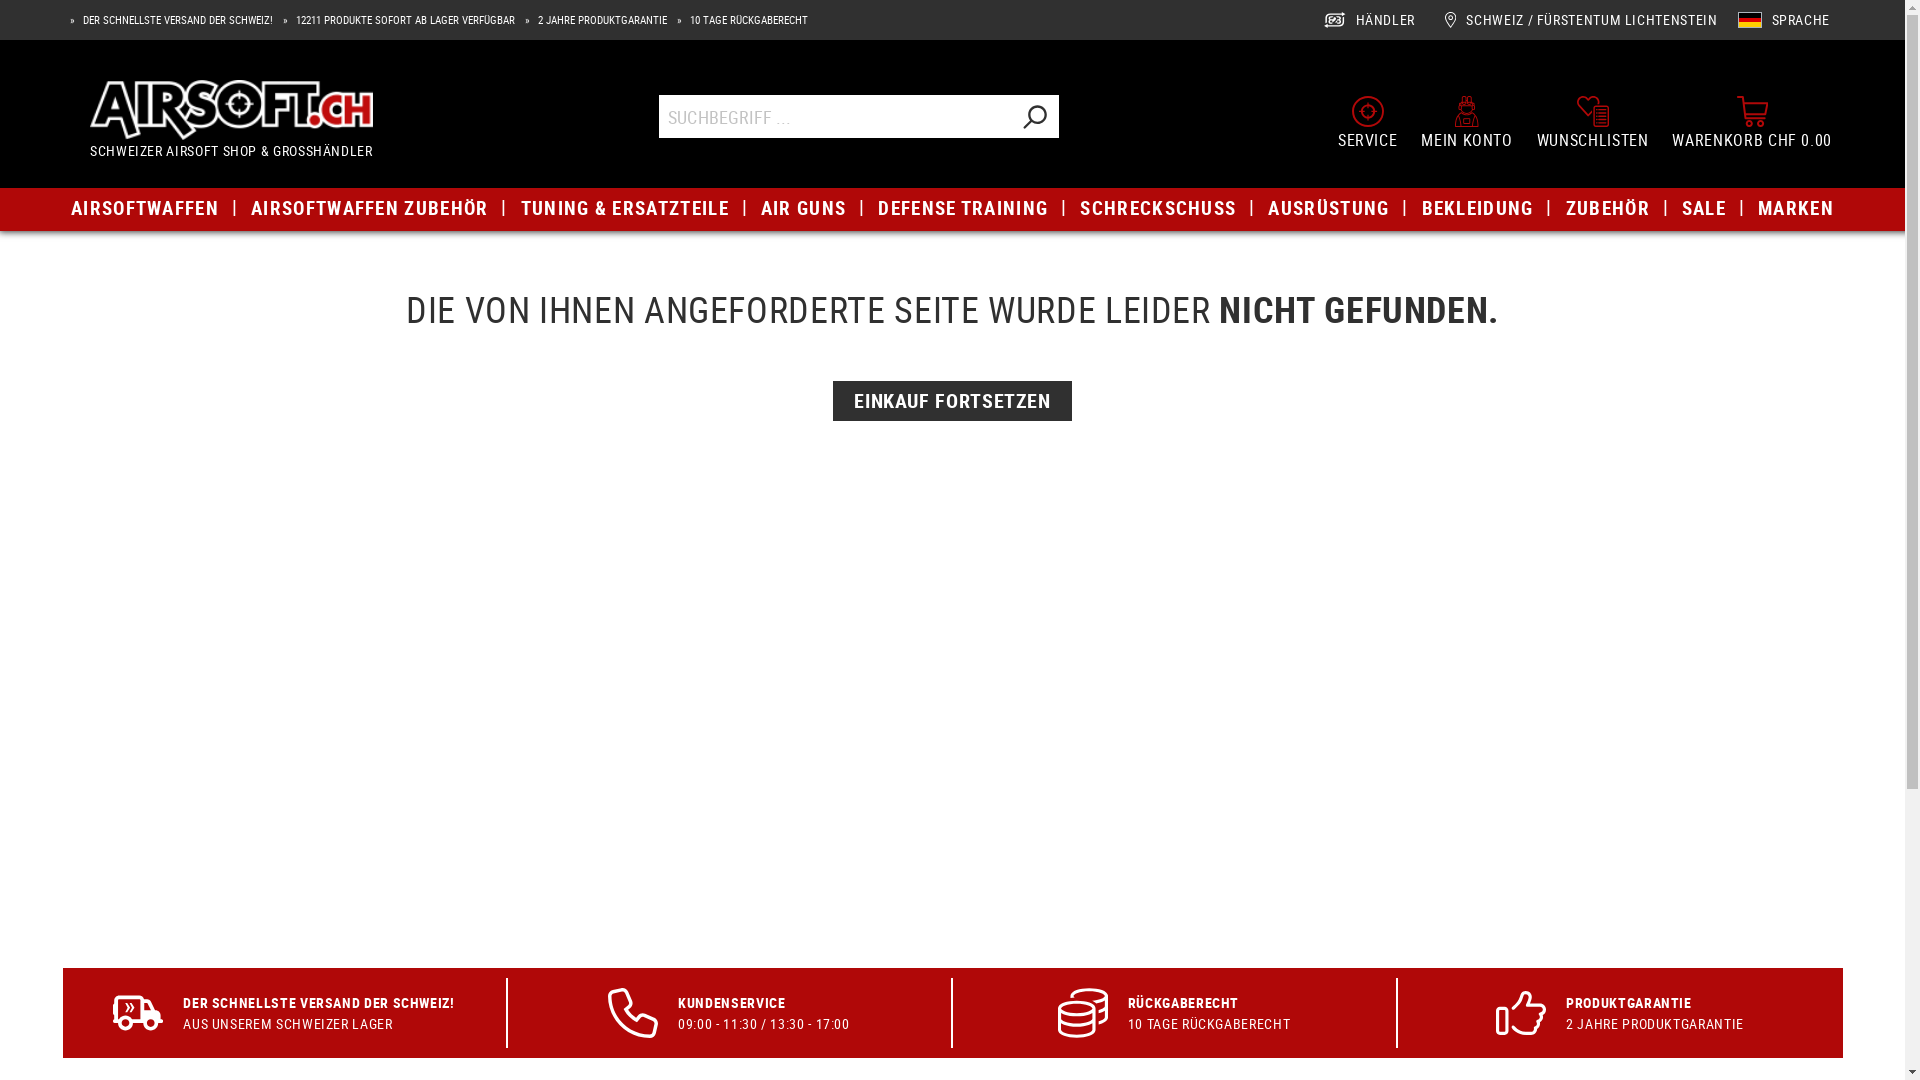 The height and width of the screenshot is (1080, 1920). Describe the element at coordinates (231, 123) in the screenshot. I see `'Airsoft.ch'` at that location.